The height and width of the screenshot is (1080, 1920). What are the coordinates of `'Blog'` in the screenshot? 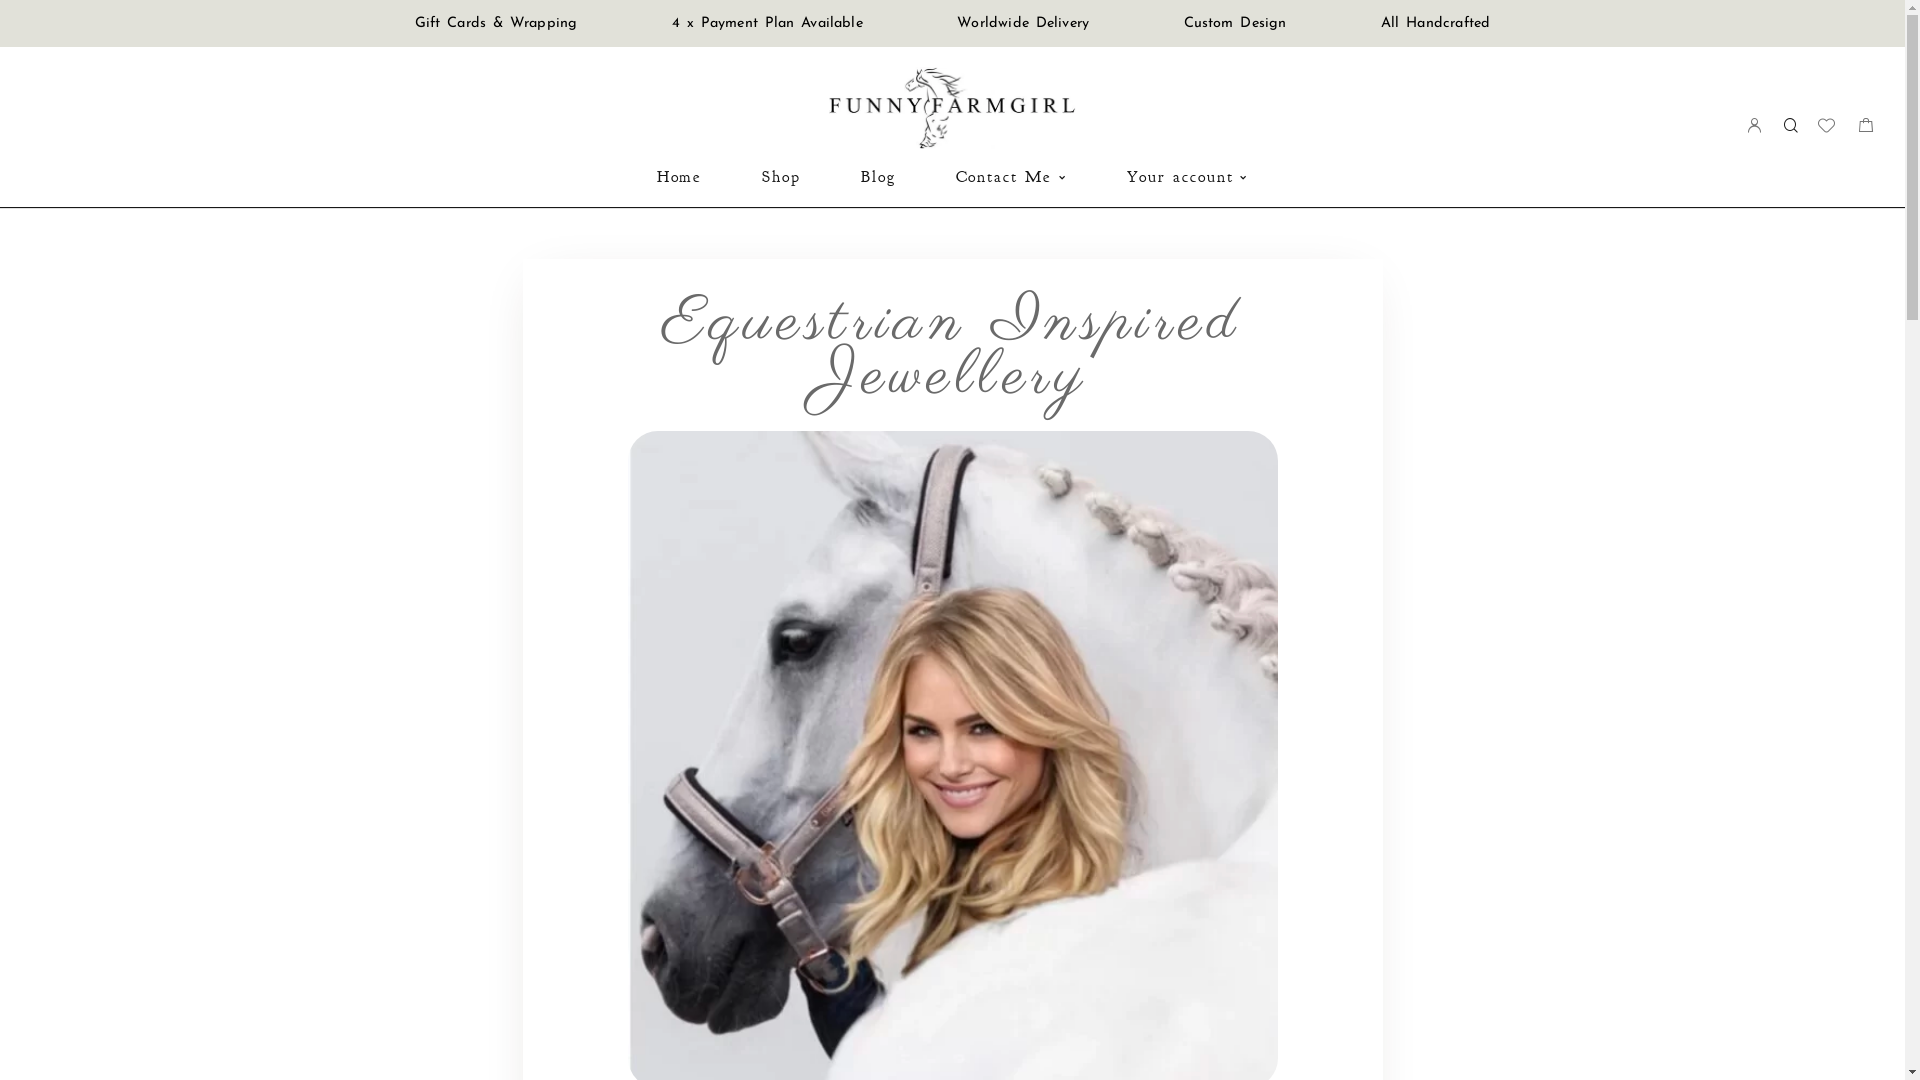 It's located at (830, 176).